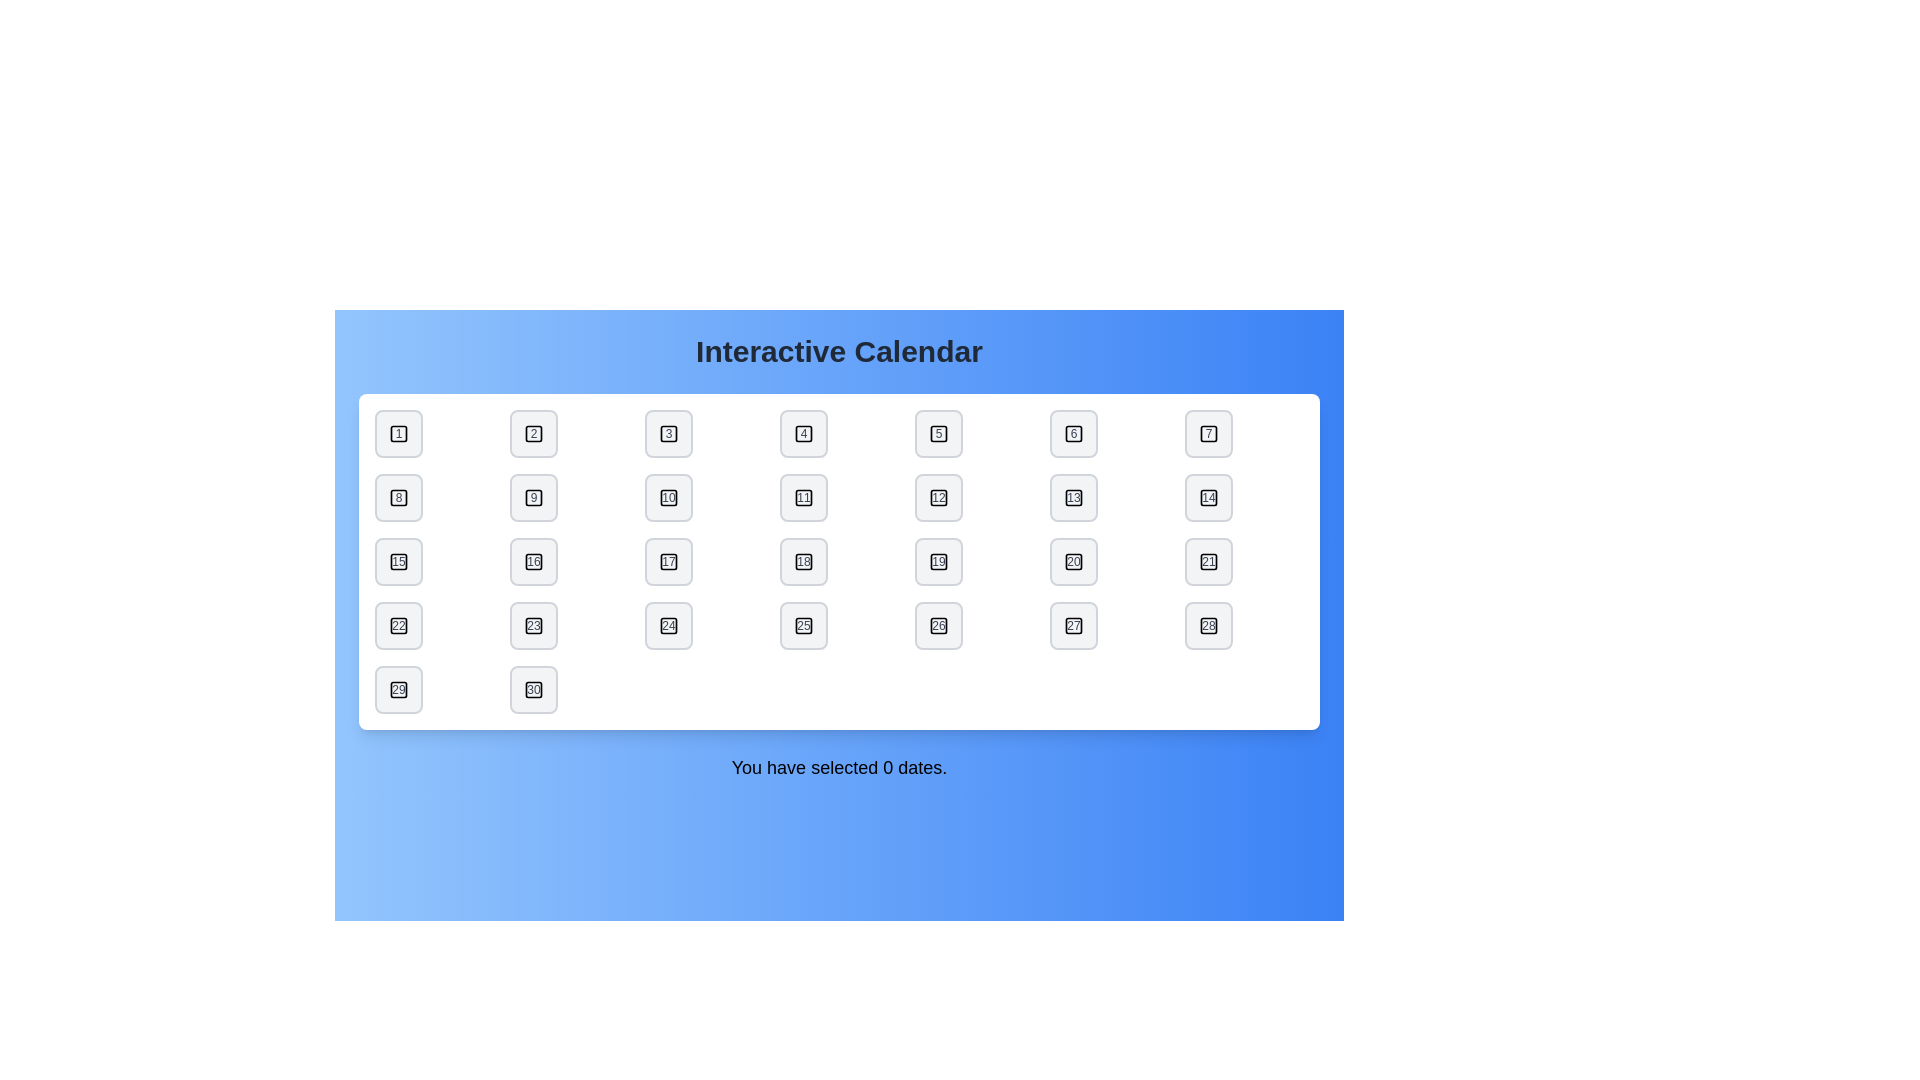 The image size is (1920, 1080). I want to click on the date button labeled 6 to toggle its selection state, so click(1073, 433).